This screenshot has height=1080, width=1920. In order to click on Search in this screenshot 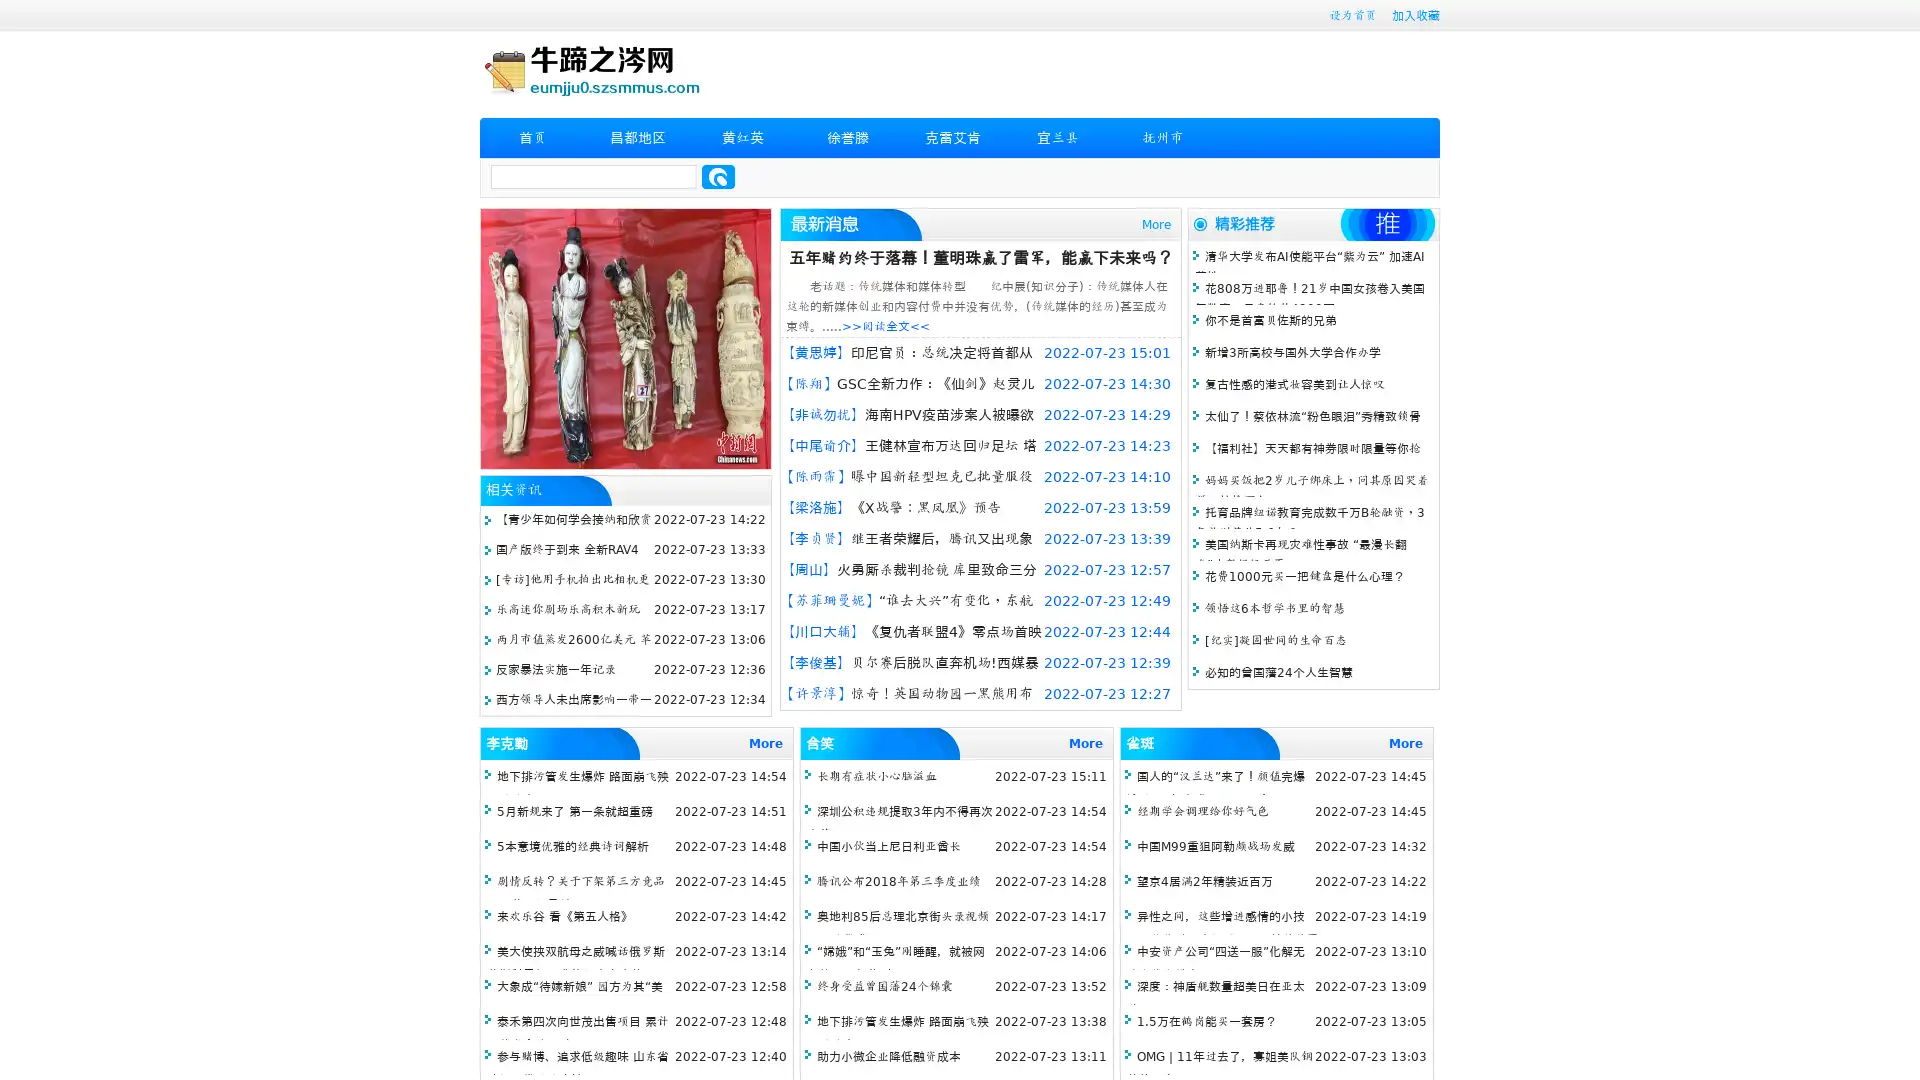, I will do `click(718, 176)`.